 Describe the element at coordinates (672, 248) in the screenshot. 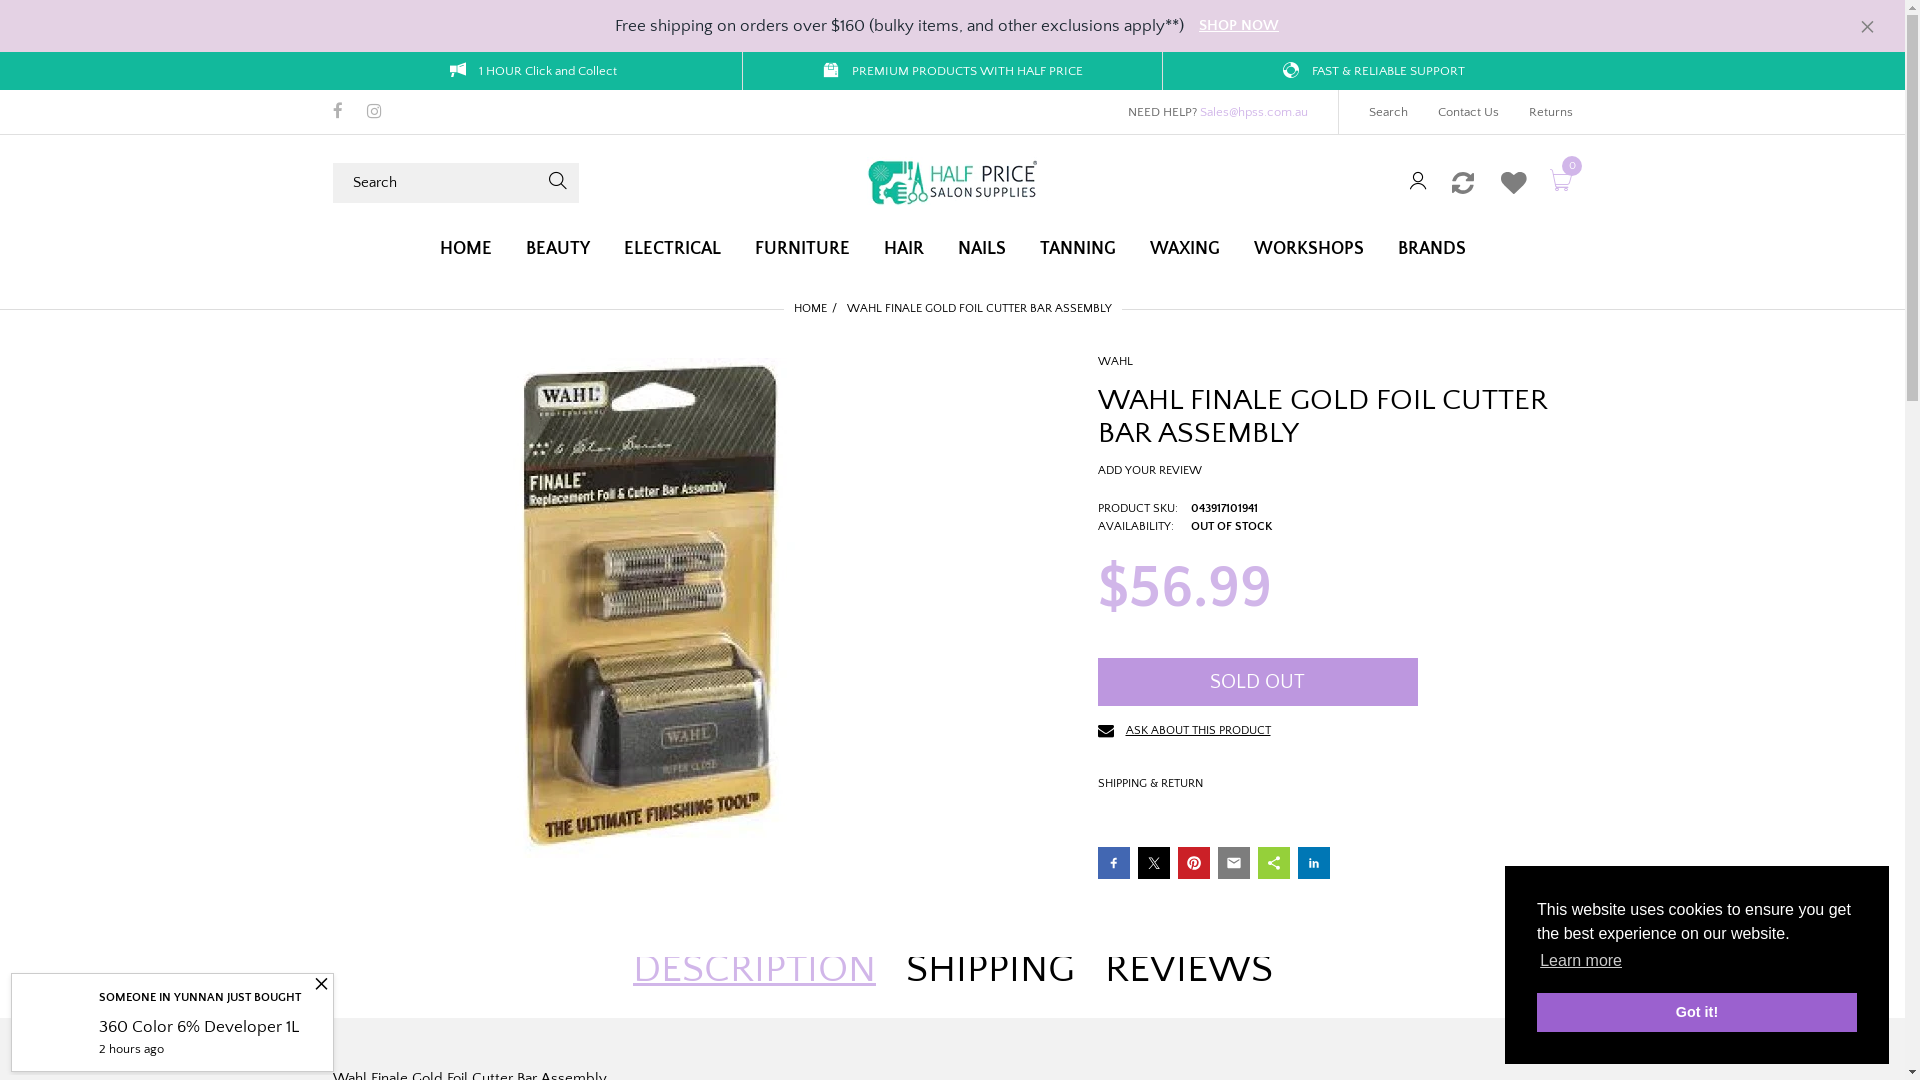

I see `'ELECTRICAL'` at that location.